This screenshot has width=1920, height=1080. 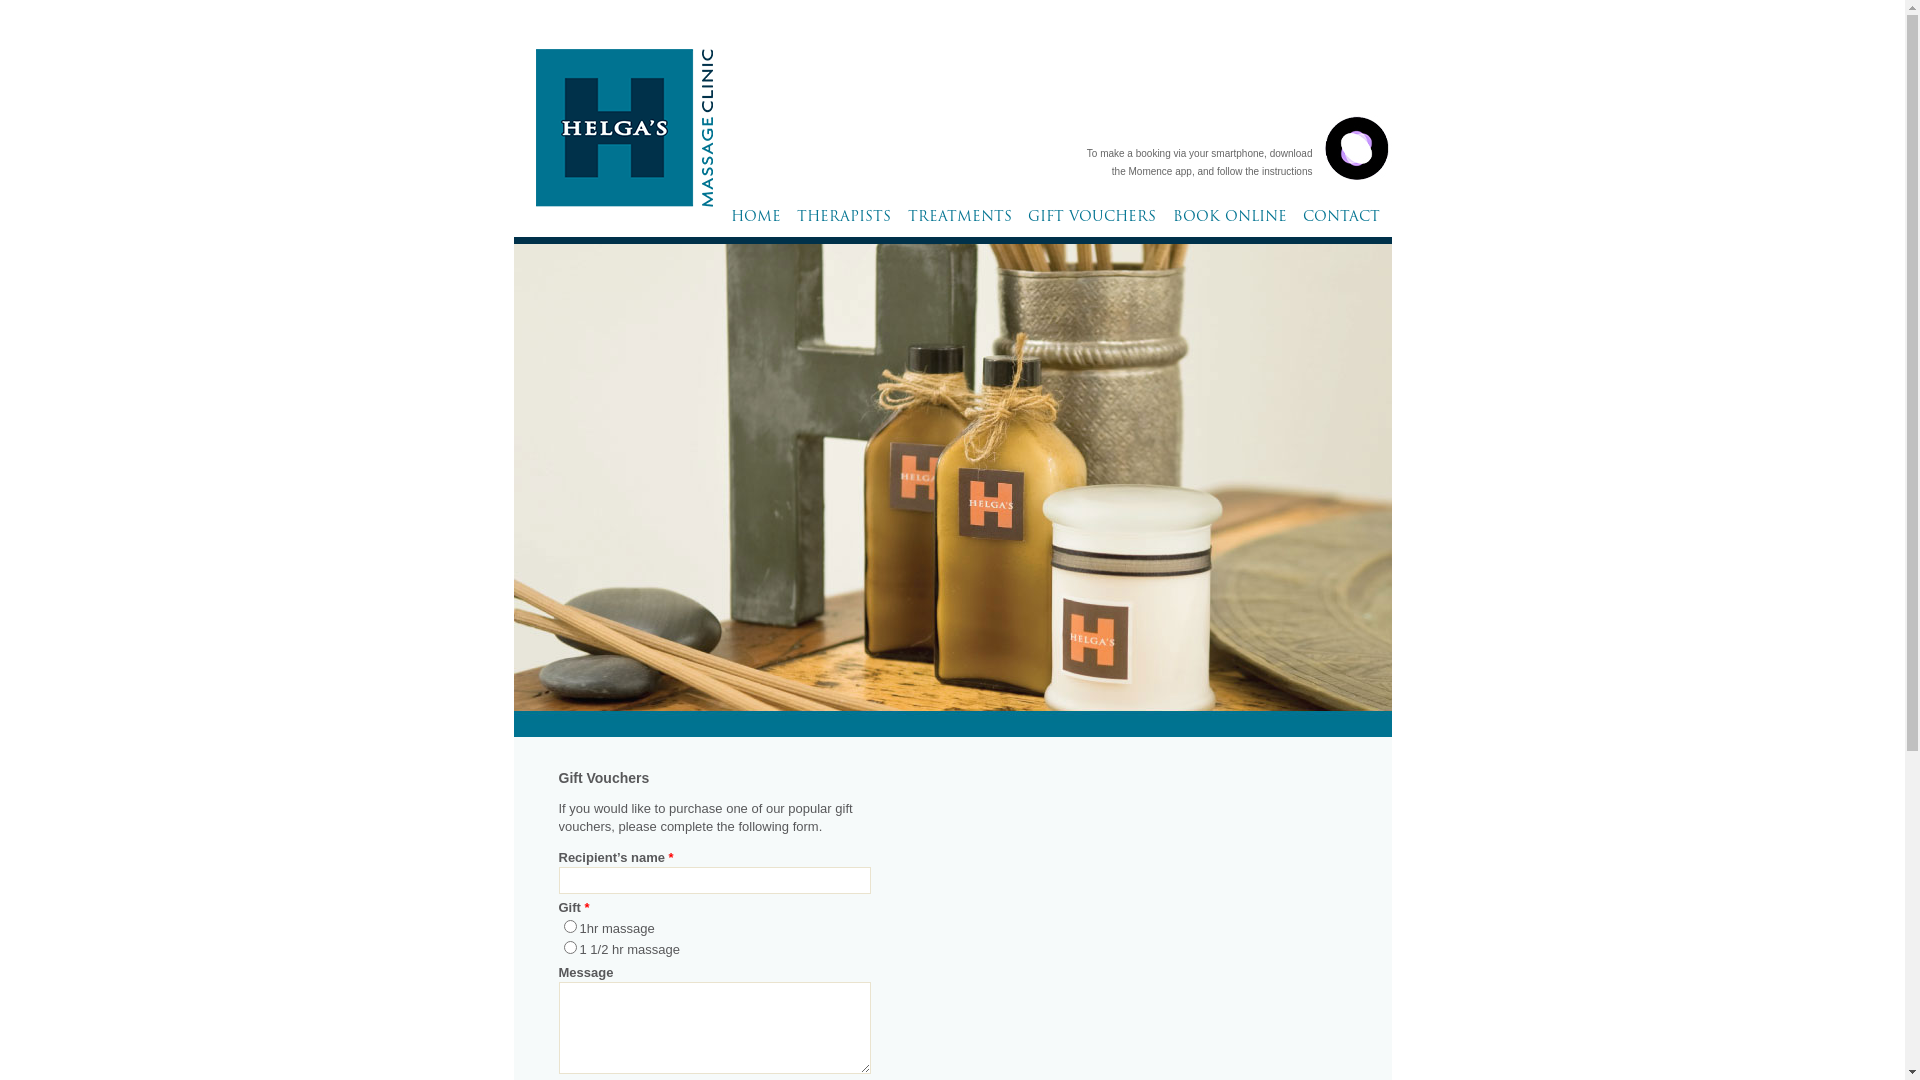 What do you see at coordinates (754, 222) in the screenshot?
I see `'HOME'` at bounding box center [754, 222].